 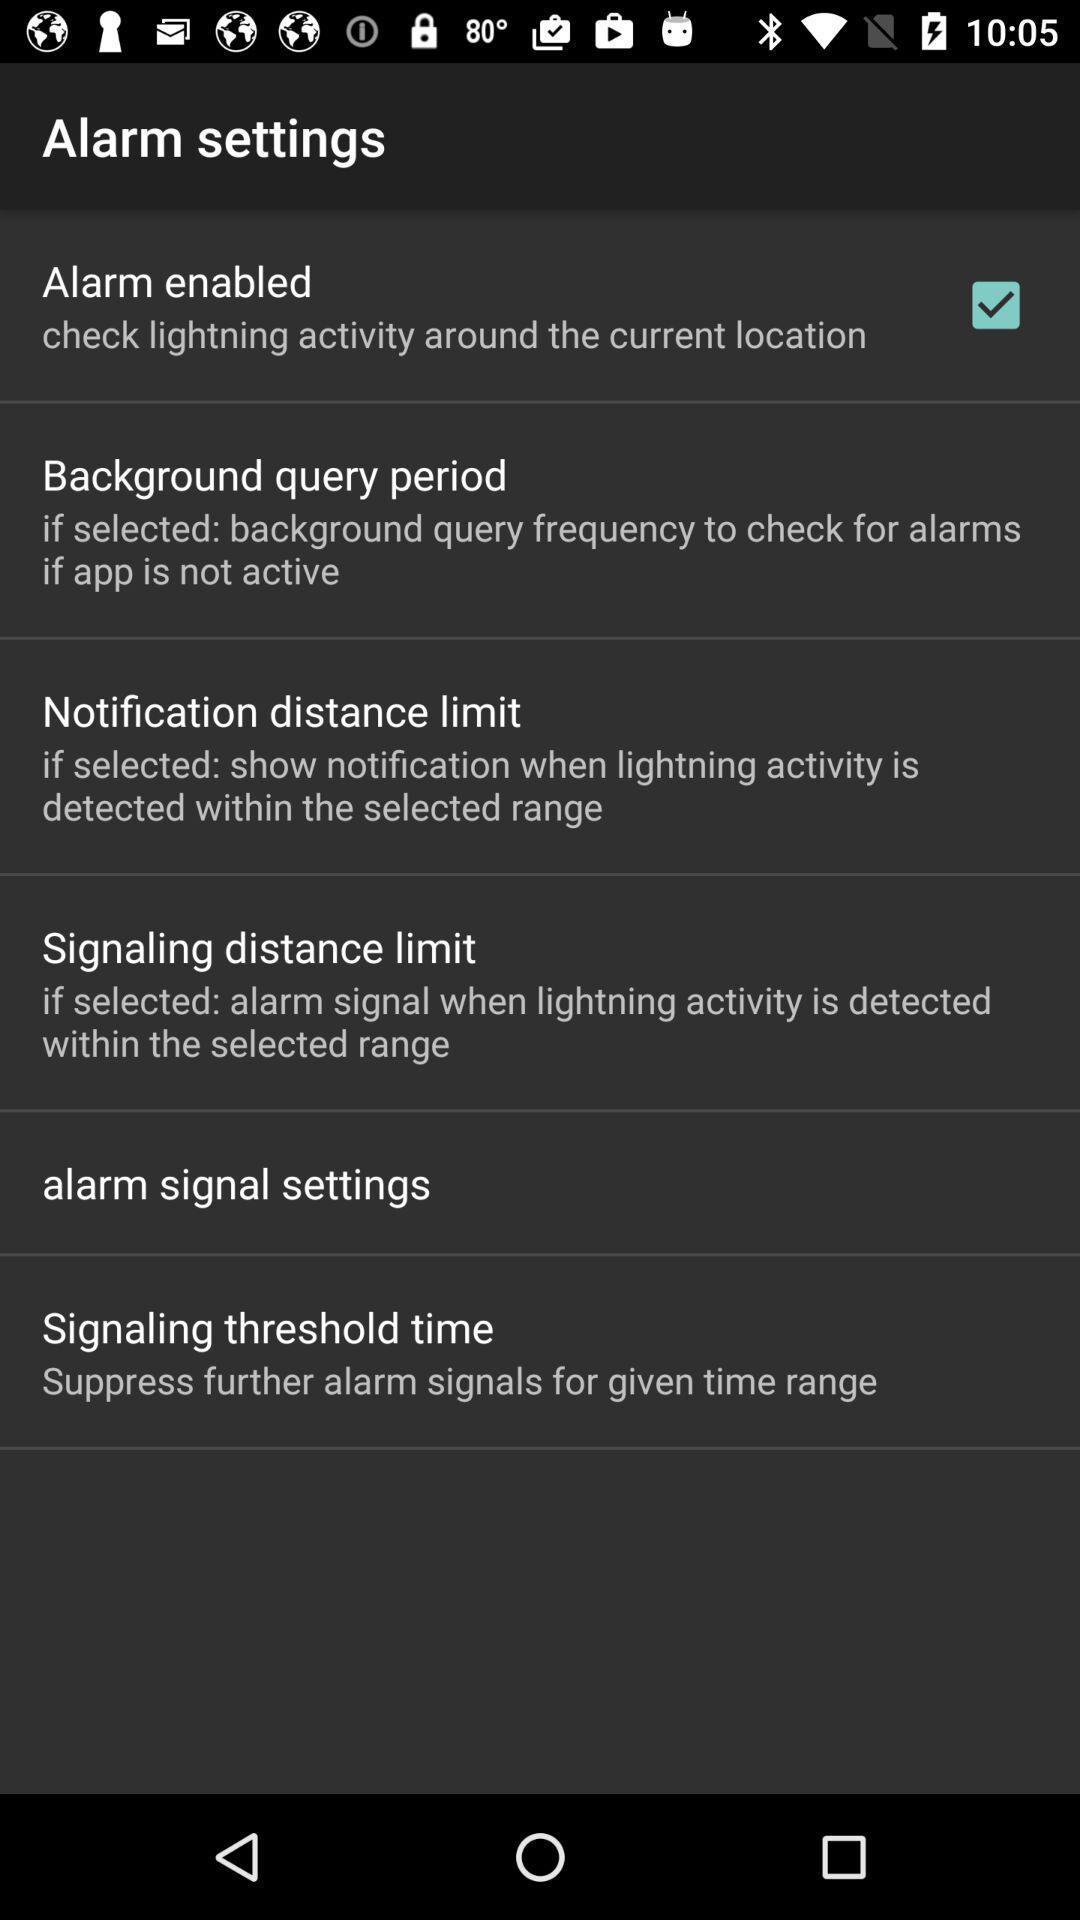 What do you see at coordinates (176, 279) in the screenshot?
I see `the icon below alarm settings item` at bounding box center [176, 279].